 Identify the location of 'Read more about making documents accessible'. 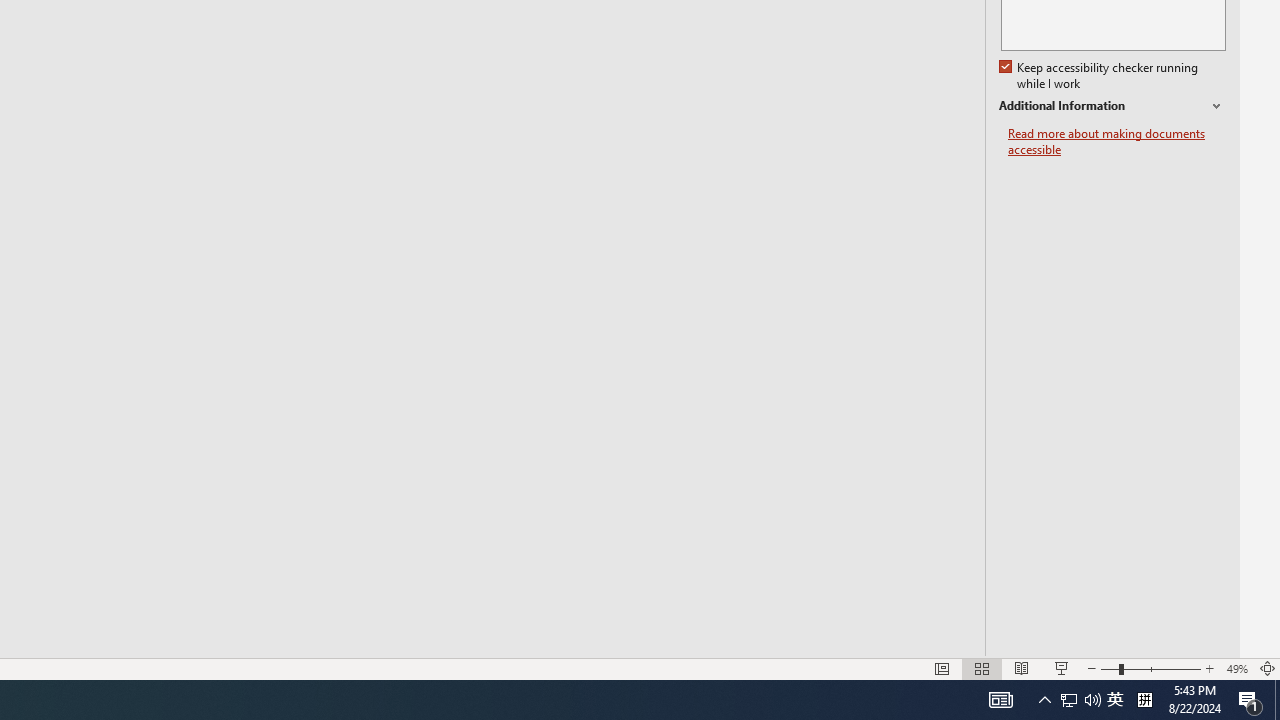
(1116, 141).